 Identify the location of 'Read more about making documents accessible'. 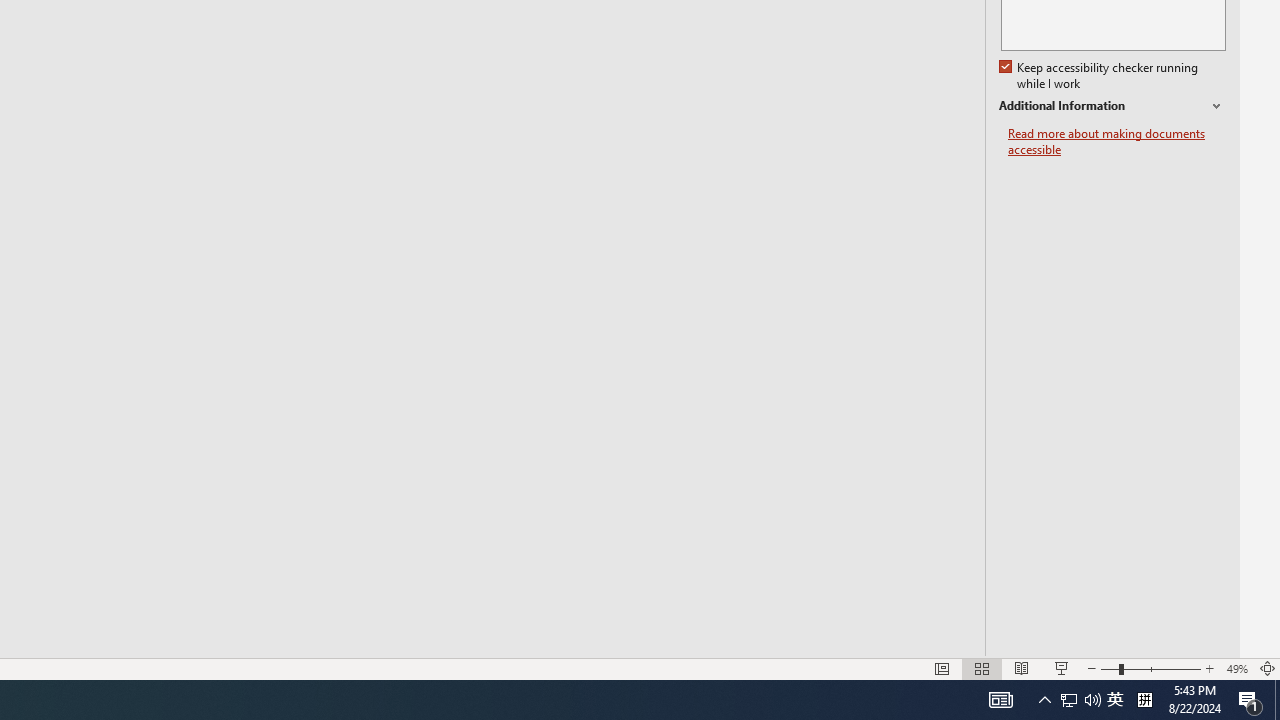
(1116, 141).